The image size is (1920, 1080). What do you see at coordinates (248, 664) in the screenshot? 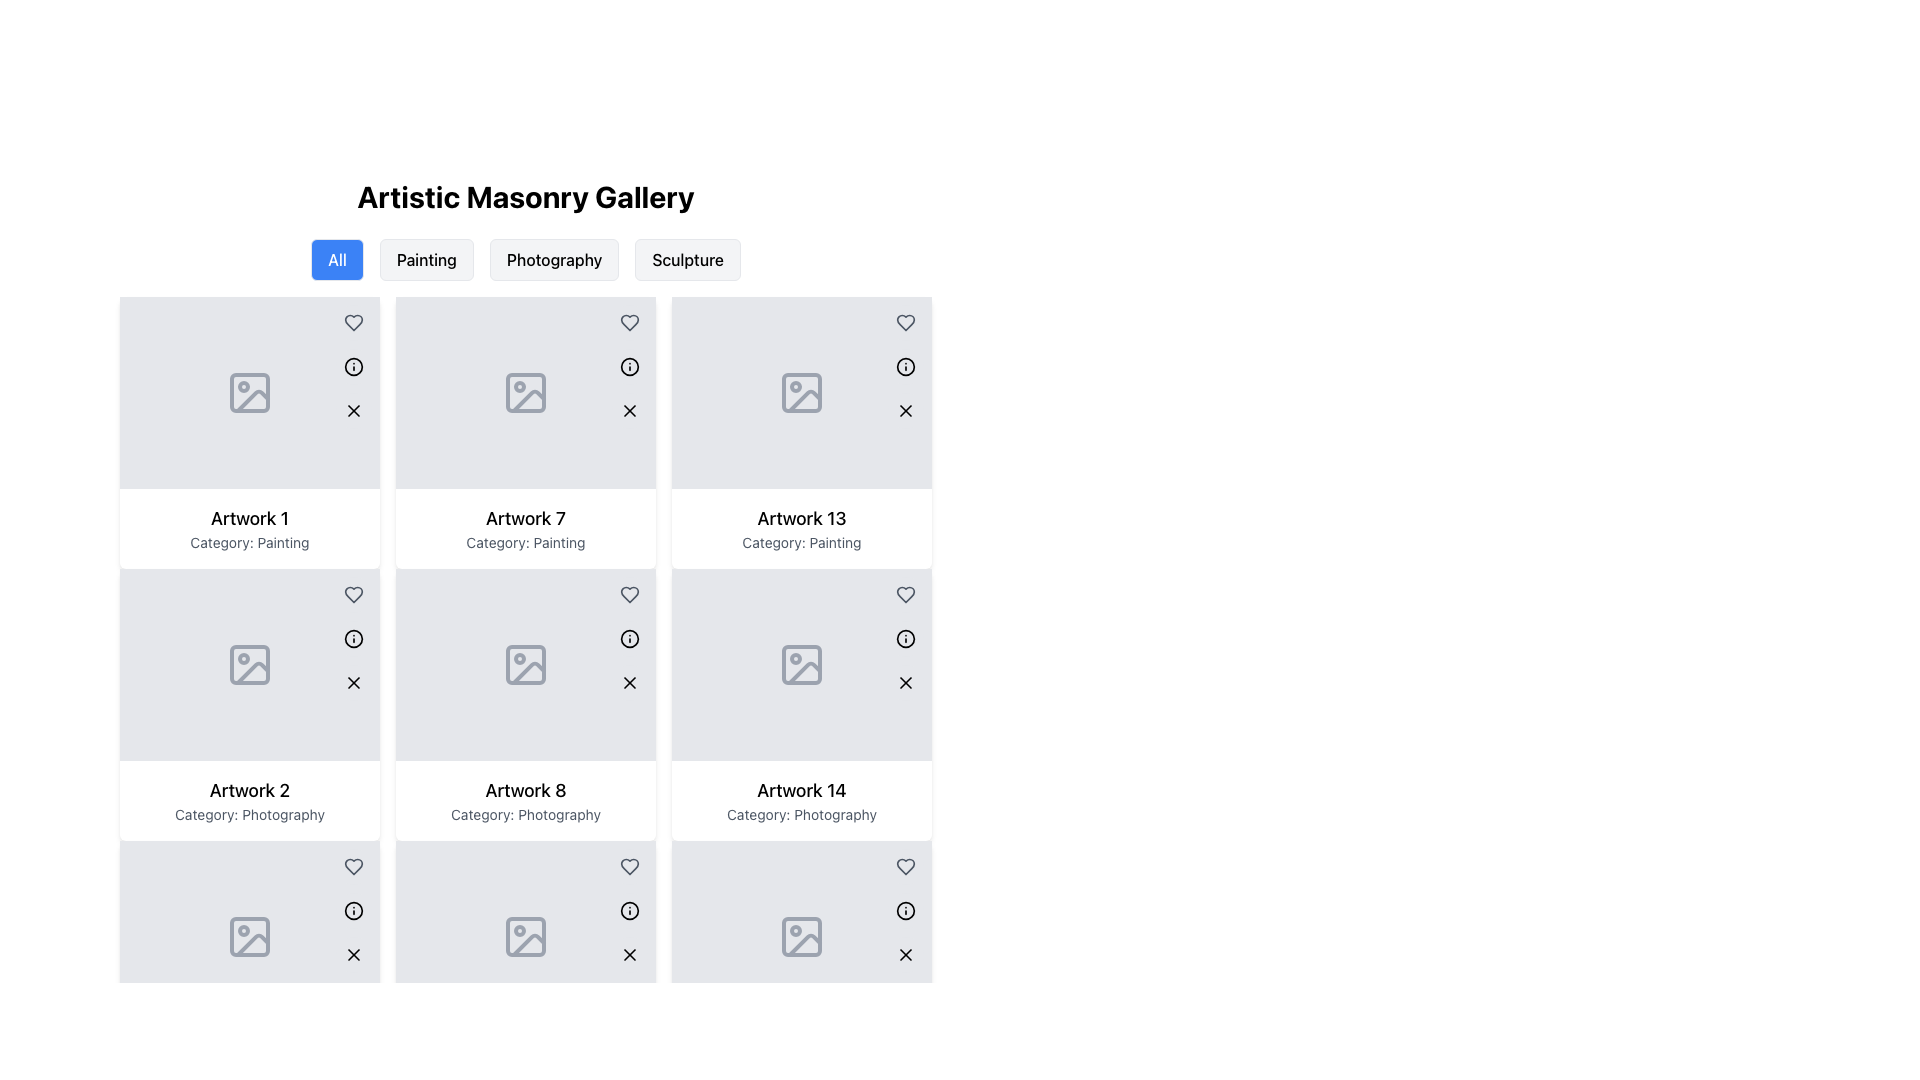
I see `the icon representing an image, styled with a gray outline, found in the second item of the first column in the masonry gallery labeled 'Artwork 2' under the category 'Photography'` at bounding box center [248, 664].